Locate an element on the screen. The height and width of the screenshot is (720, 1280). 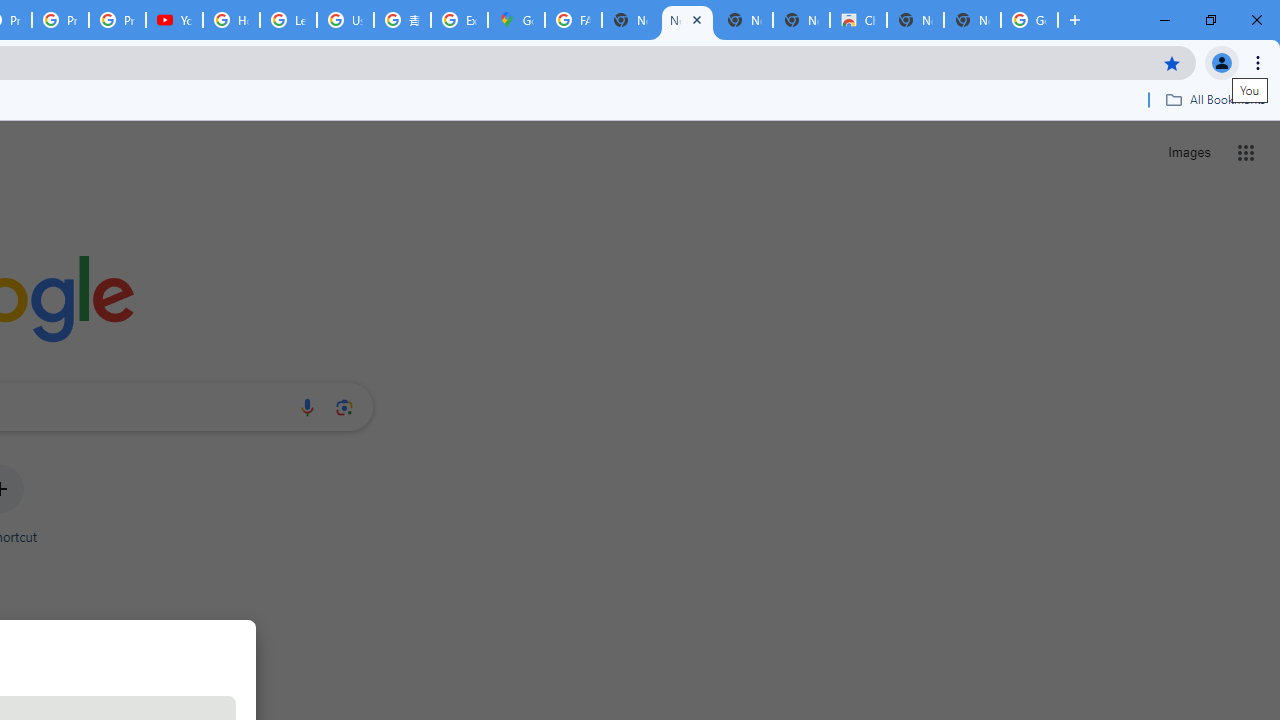
'Privacy Checkup' is located at coordinates (60, 20).